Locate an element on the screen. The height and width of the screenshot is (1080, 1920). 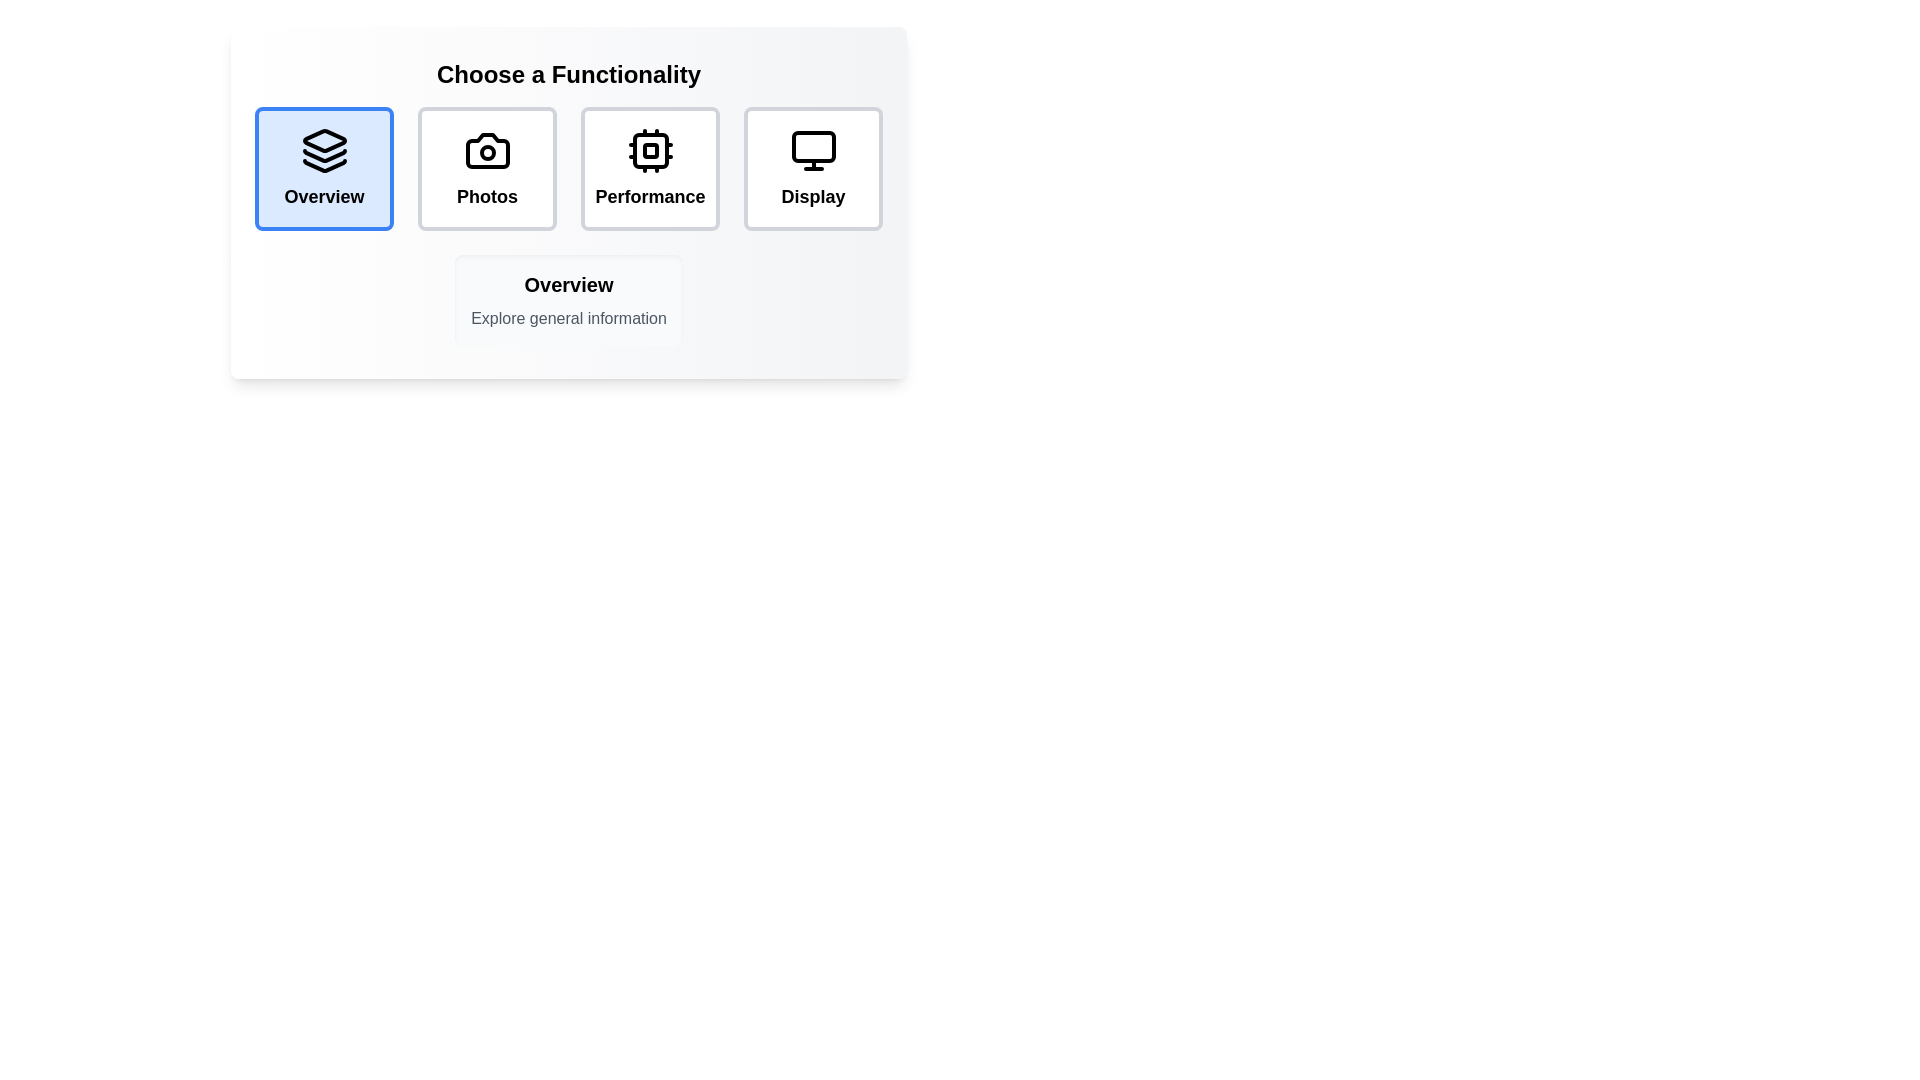
the rectangular button labeled 'Photos' with a camera icon, positioned between 'Overview' and 'Performance', to observe any interactive effects is located at coordinates (487, 168).